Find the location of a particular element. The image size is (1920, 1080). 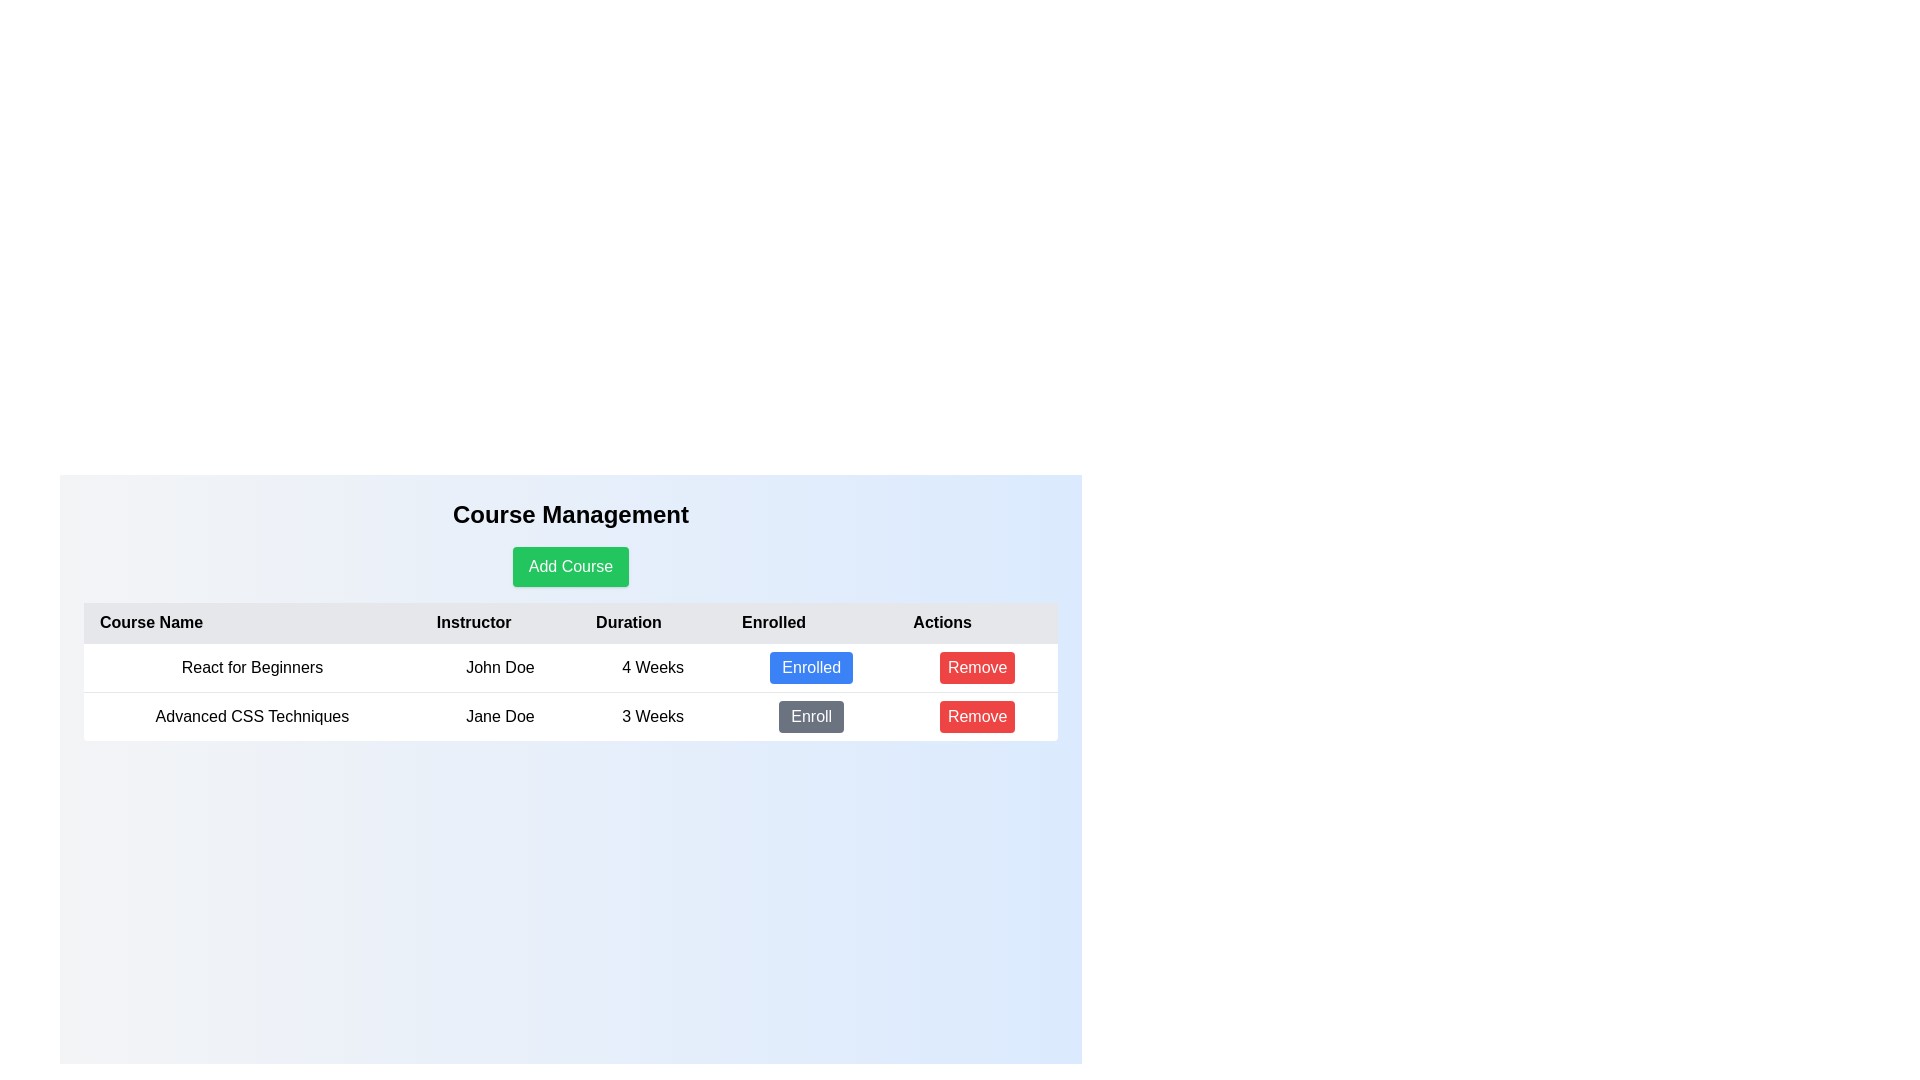

the 'Enroll' button with a gray background and white text in the second row of the table under the 'Enrolled' column for the course 'Advanced CSS Techniques' instructed by Jane Doe is located at coordinates (811, 716).